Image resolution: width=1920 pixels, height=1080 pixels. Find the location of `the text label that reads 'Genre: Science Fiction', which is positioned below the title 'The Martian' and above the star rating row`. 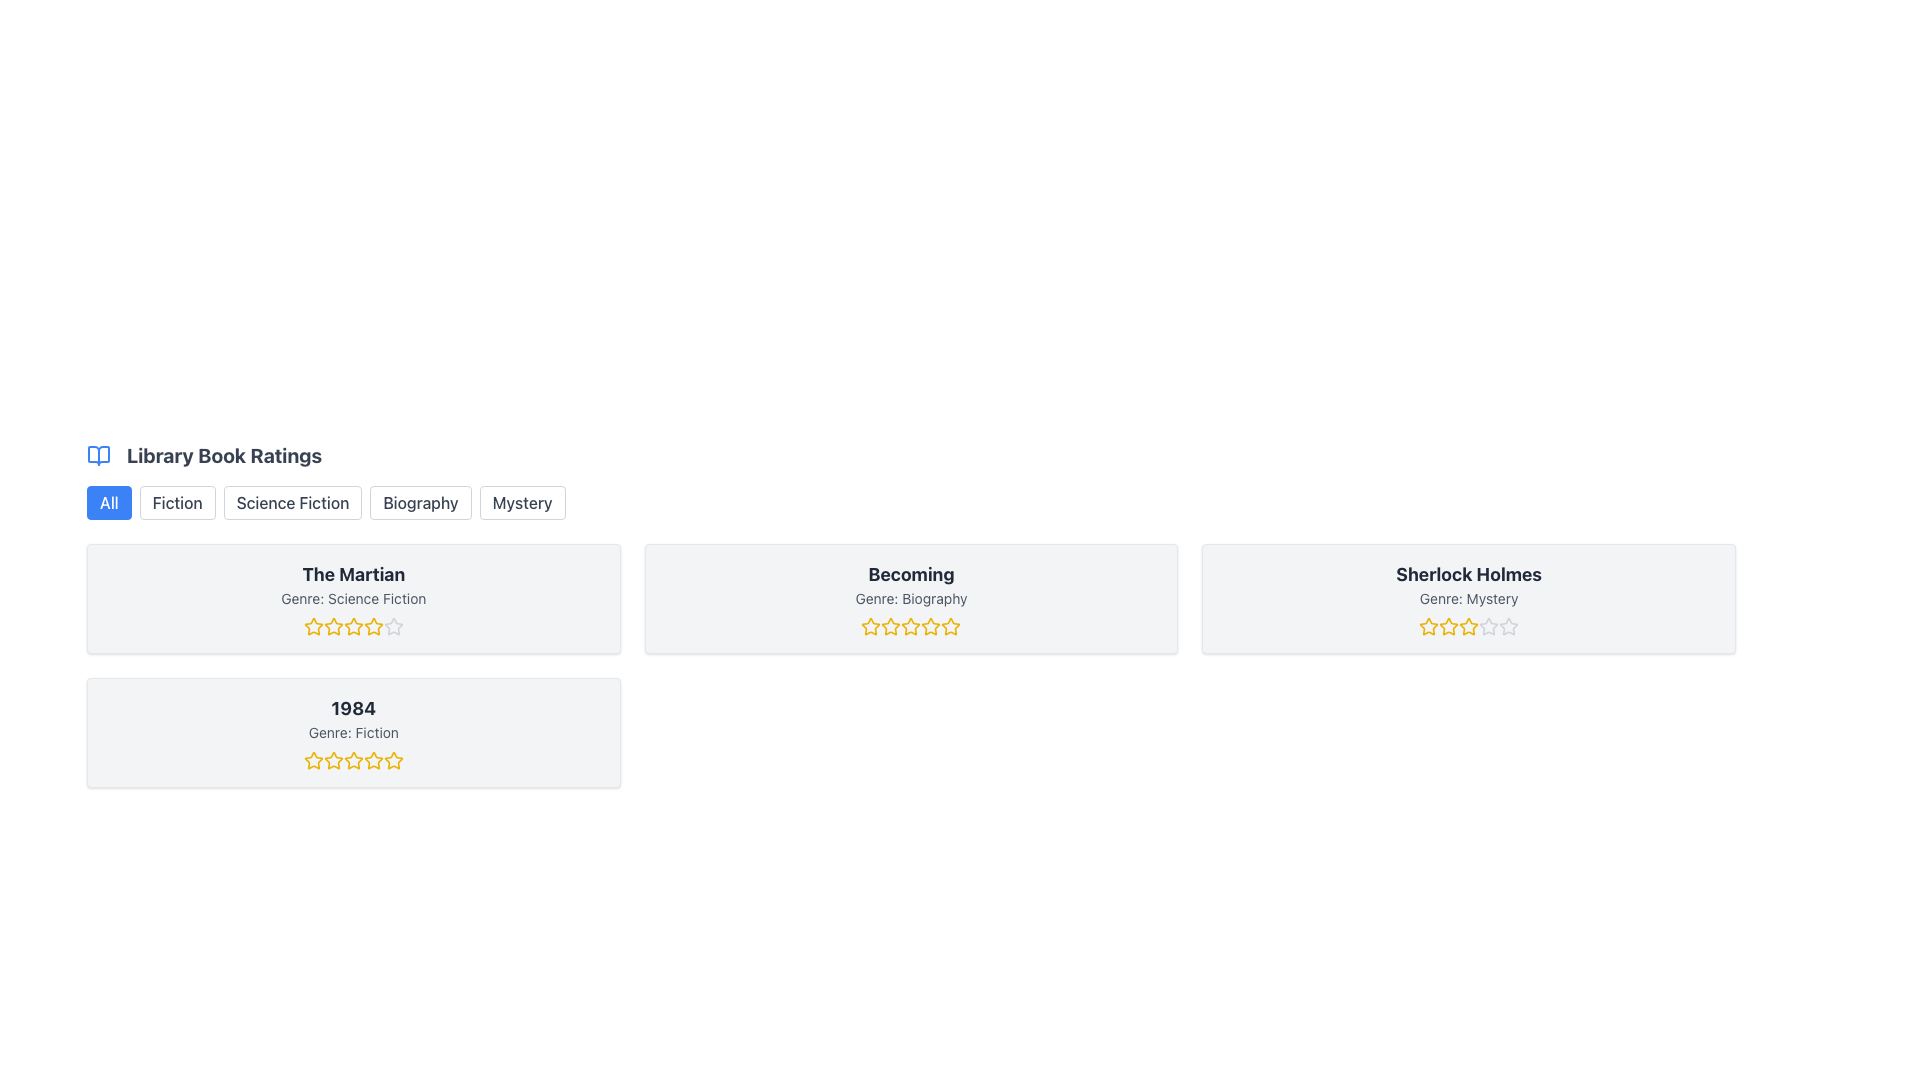

the text label that reads 'Genre: Science Fiction', which is positioned below the title 'The Martian' and above the star rating row is located at coordinates (353, 597).